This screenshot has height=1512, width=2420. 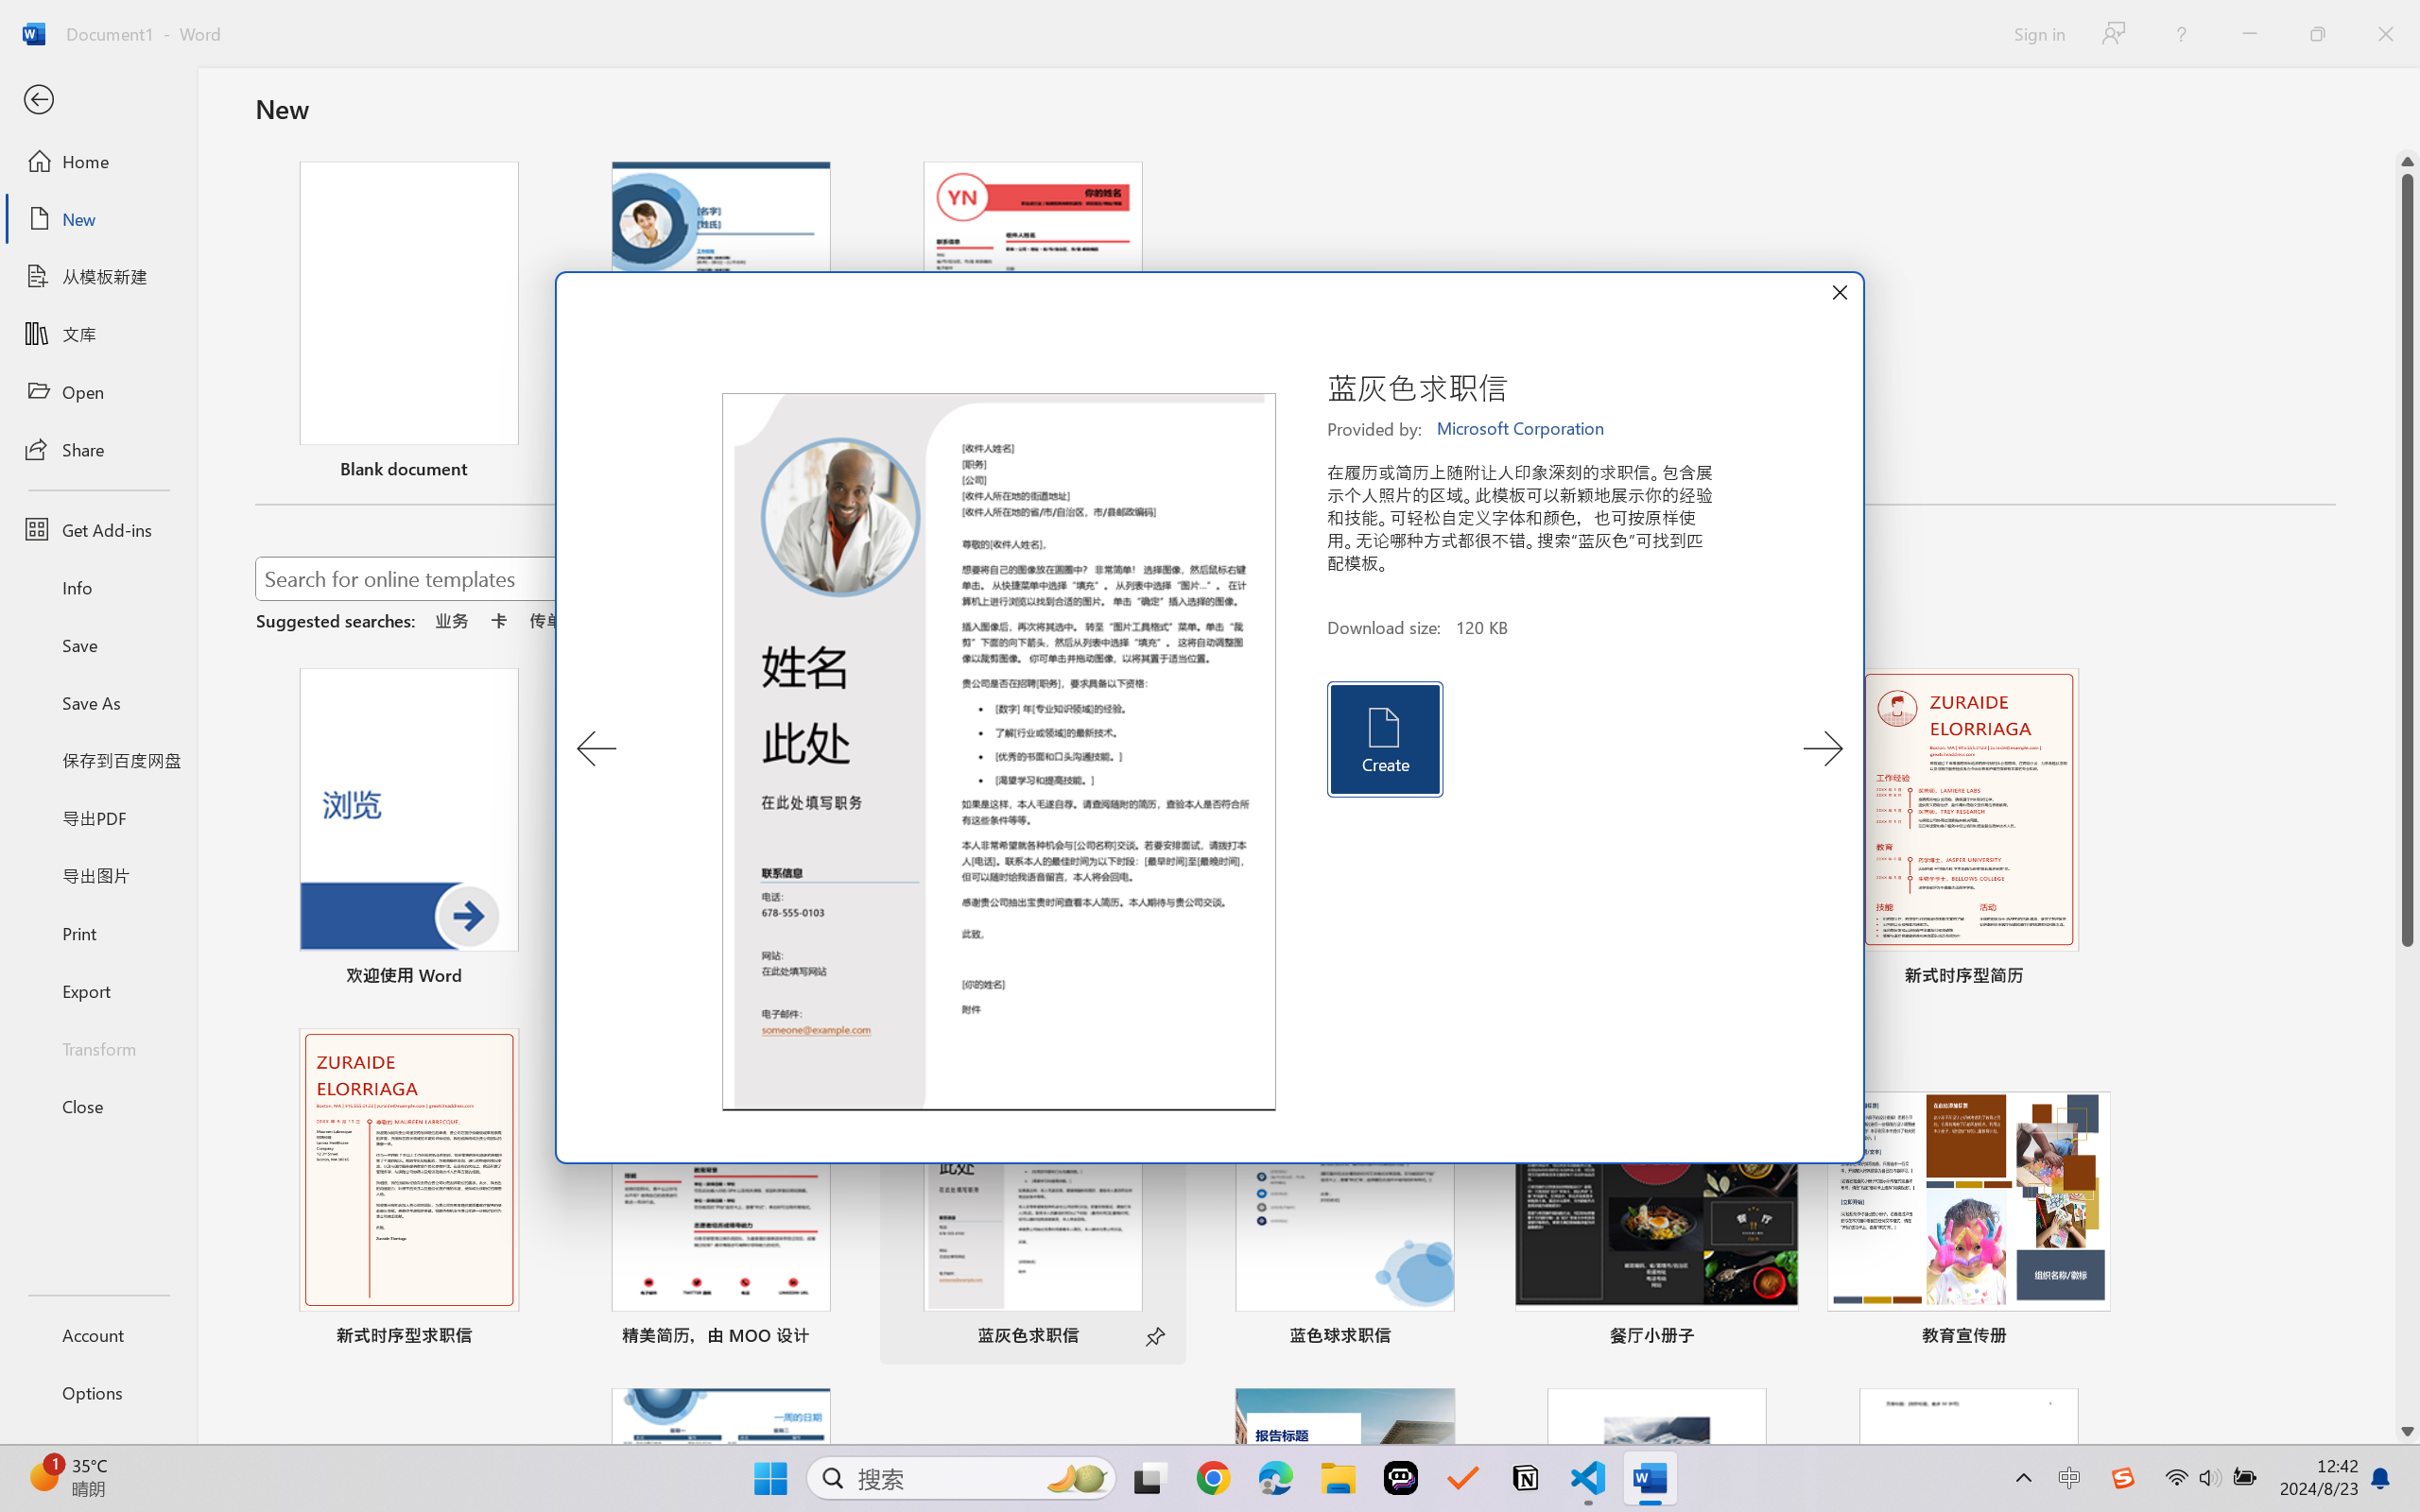 What do you see at coordinates (97, 702) in the screenshot?
I see `'Save As'` at bounding box center [97, 702].